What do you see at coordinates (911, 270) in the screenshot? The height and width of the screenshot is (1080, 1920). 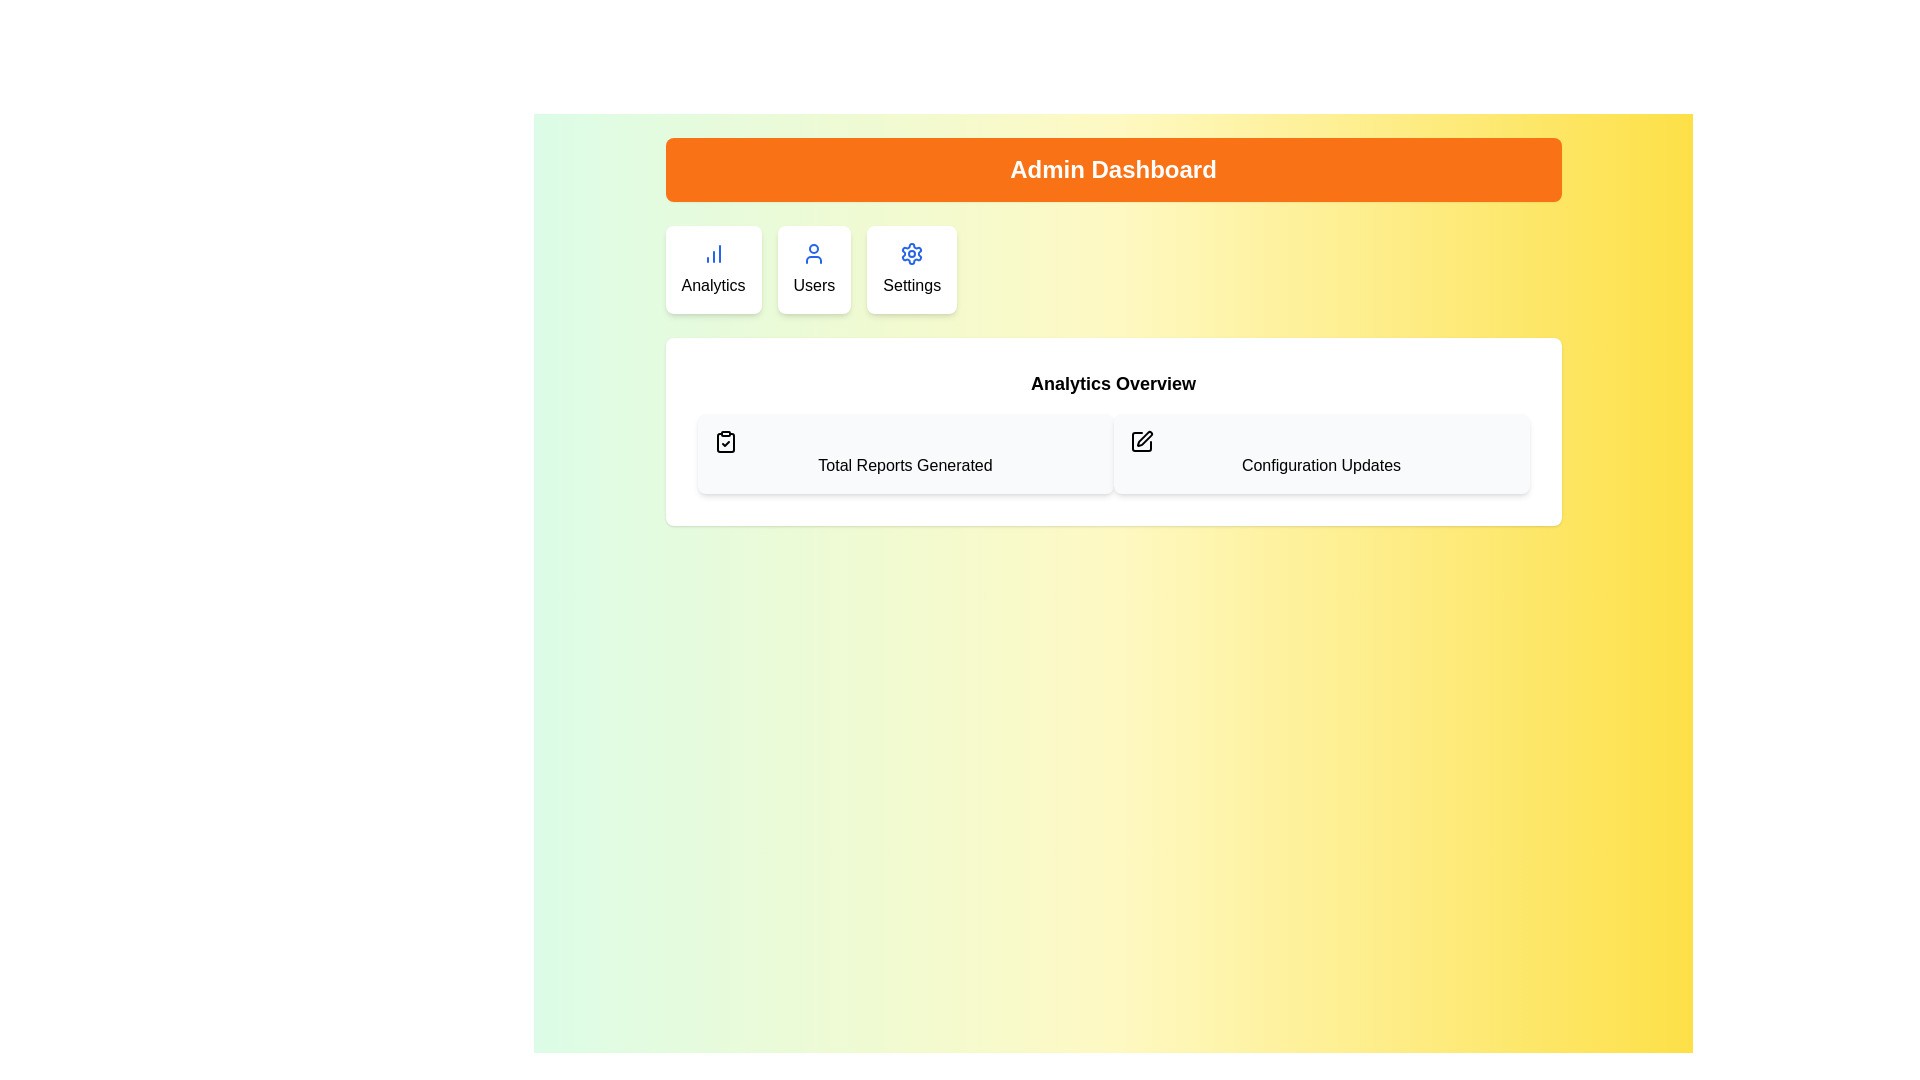 I see `the Settings menu button` at bounding box center [911, 270].